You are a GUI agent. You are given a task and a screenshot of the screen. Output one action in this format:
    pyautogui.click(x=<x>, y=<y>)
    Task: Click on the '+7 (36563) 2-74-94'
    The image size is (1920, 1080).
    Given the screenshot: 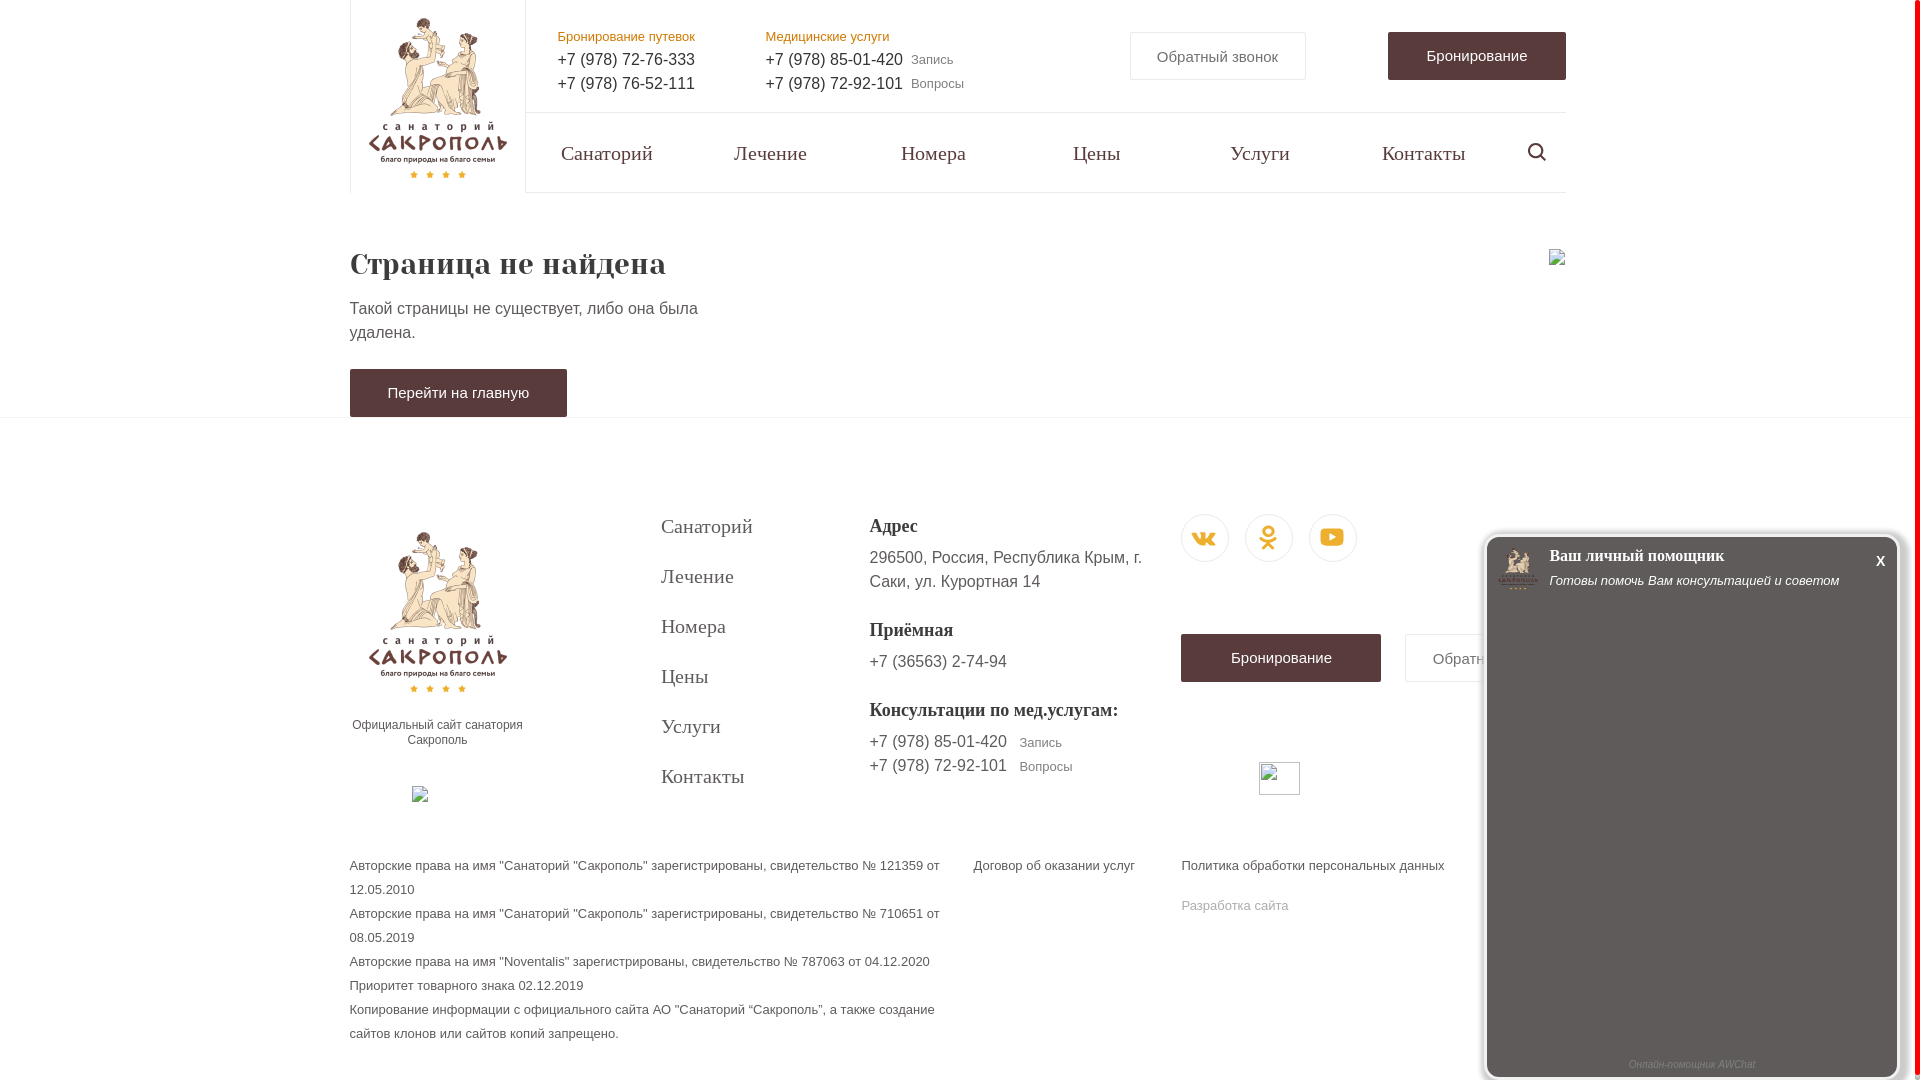 What is the action you would take?
    pyautogui.click(x=936, y=661)
    